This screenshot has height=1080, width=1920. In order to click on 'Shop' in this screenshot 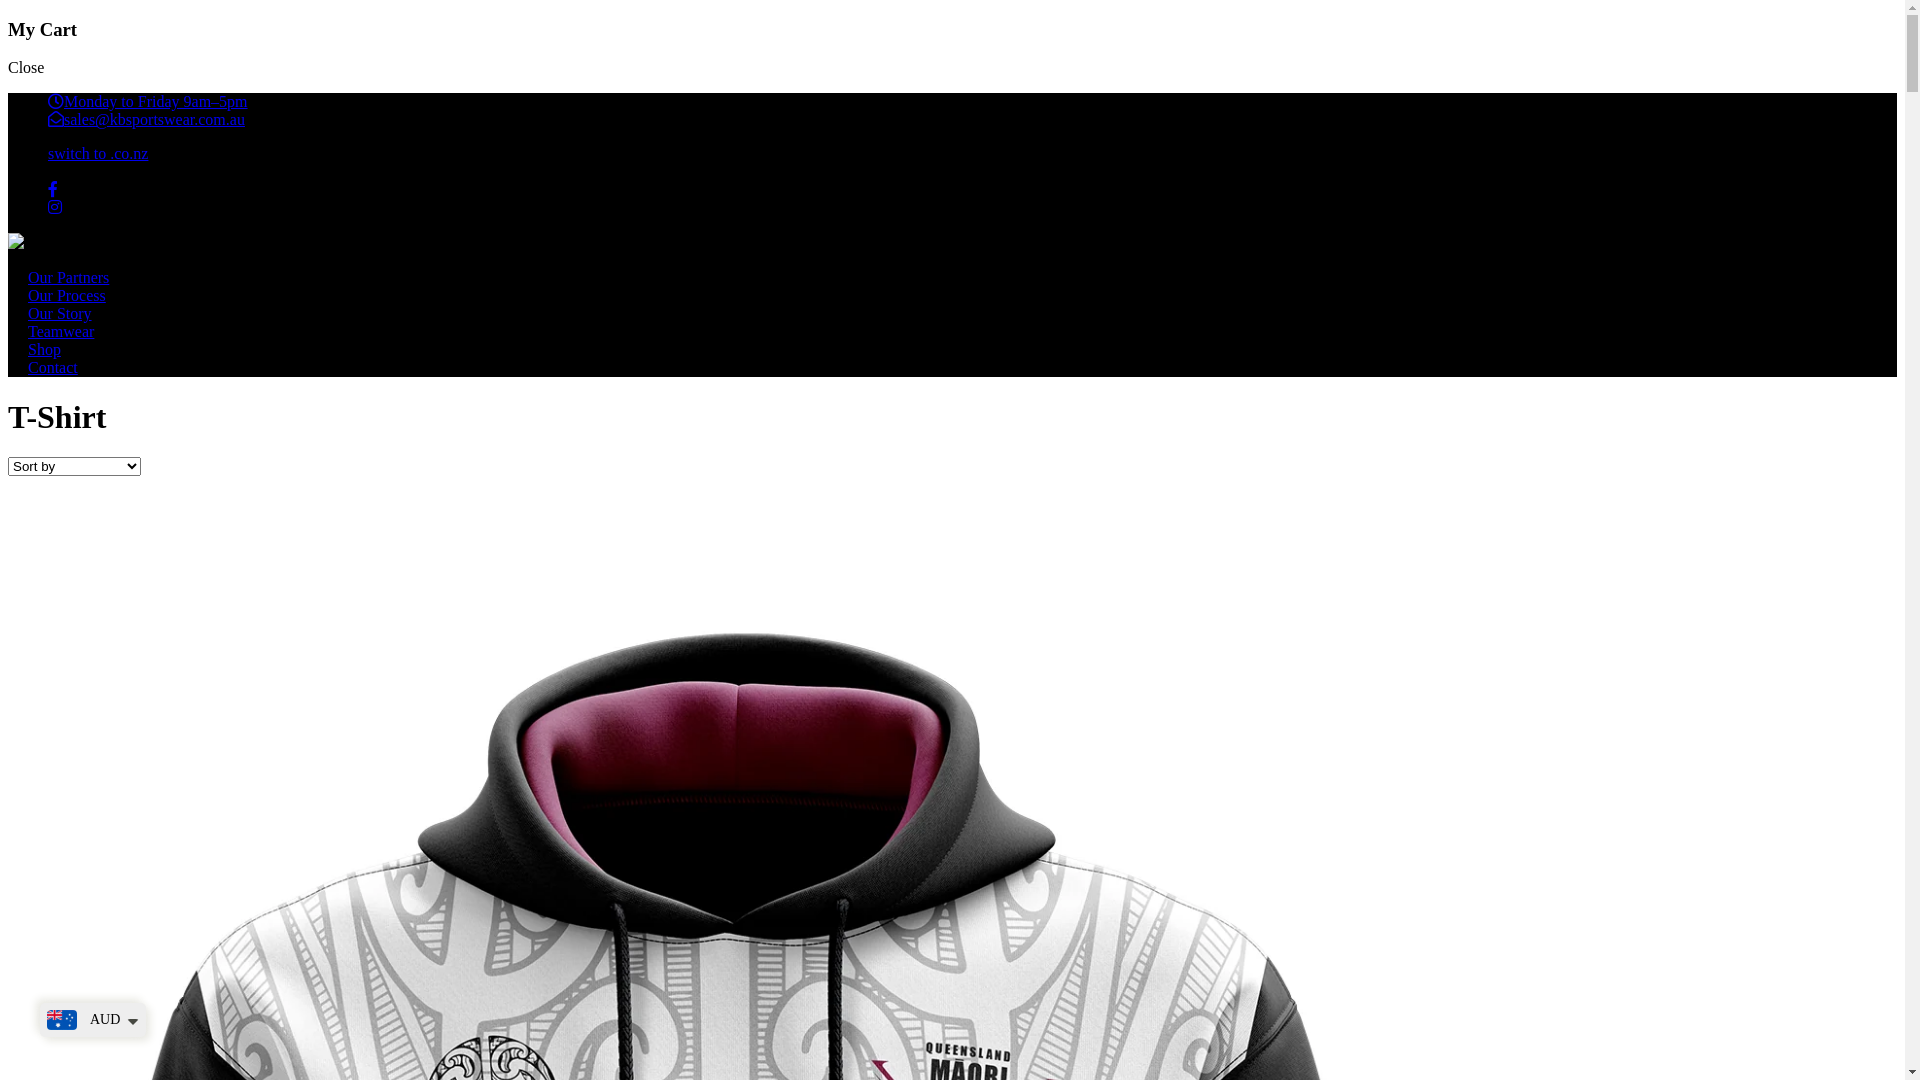, I will do `click(28, 348)`.